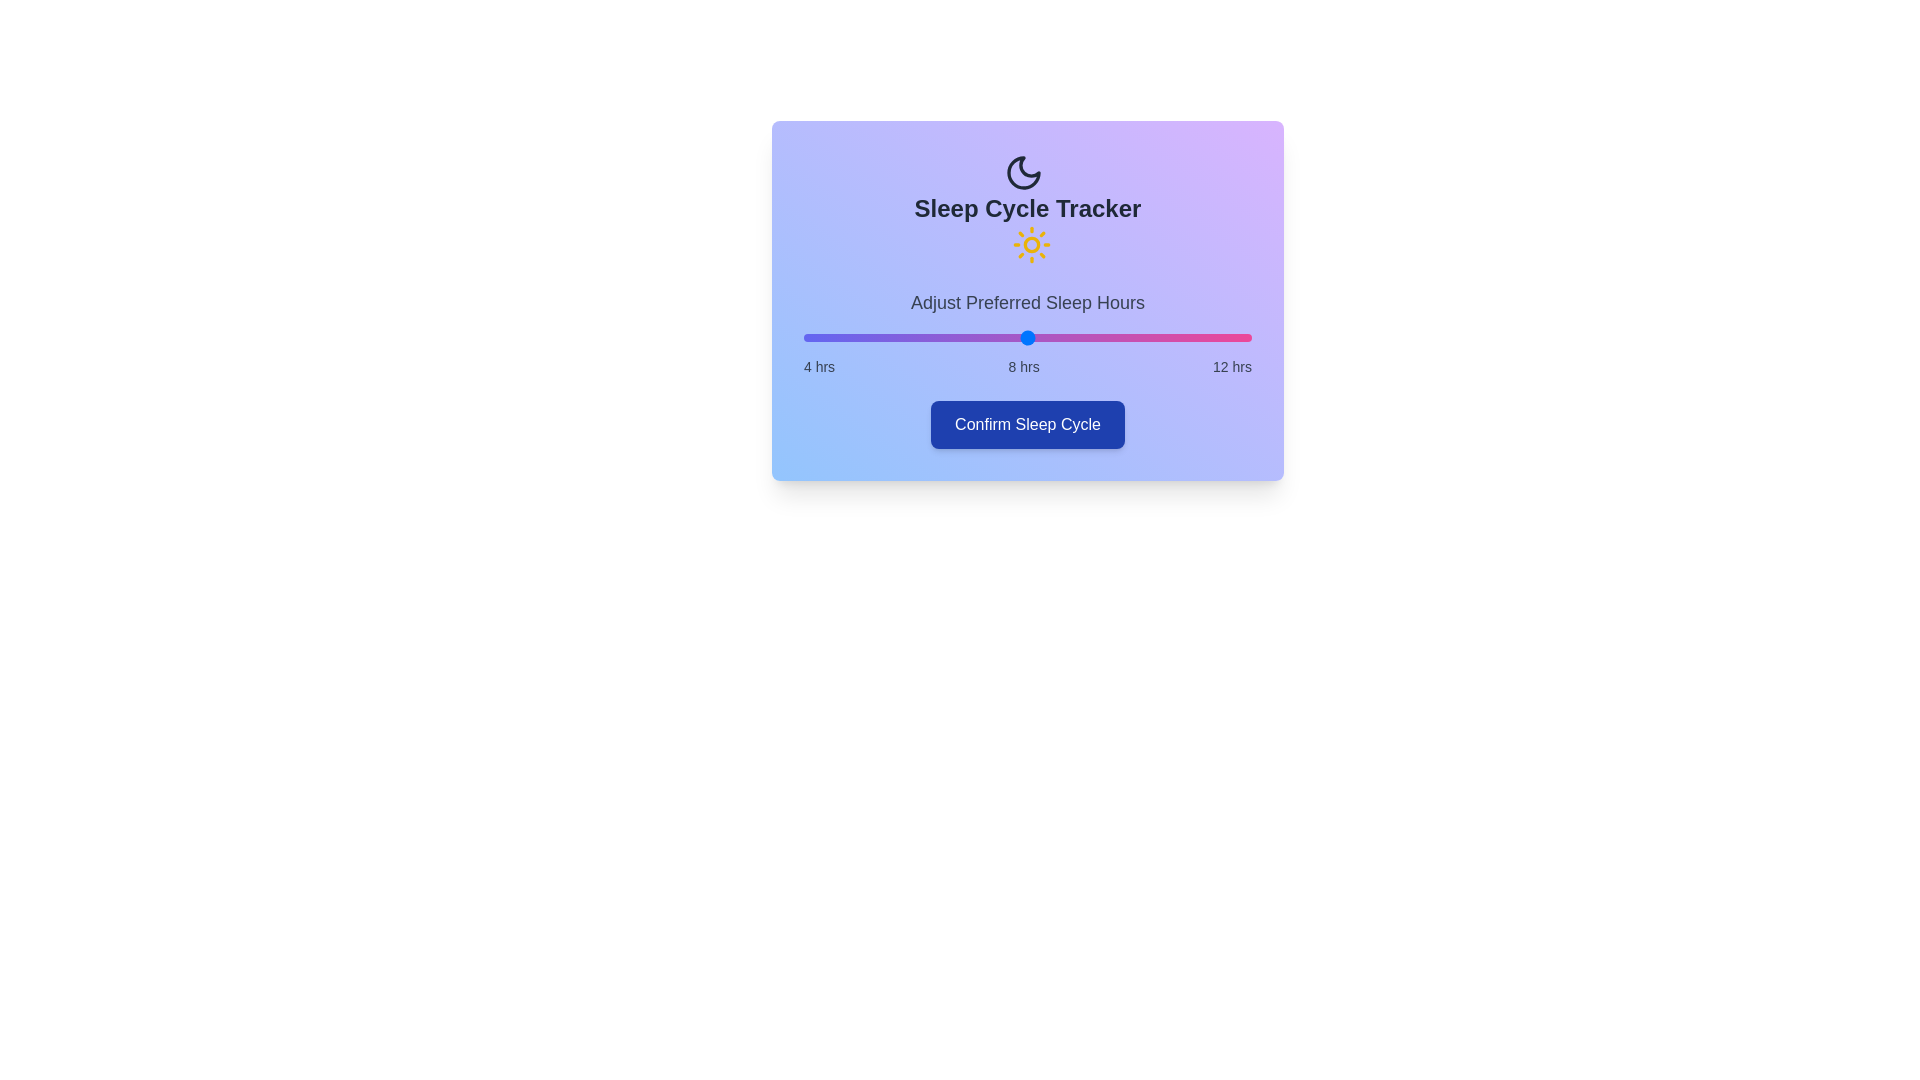  Describe the element at coordinates (1023, 172) in the screenshot. I see `the decorative icon moon` at that location.